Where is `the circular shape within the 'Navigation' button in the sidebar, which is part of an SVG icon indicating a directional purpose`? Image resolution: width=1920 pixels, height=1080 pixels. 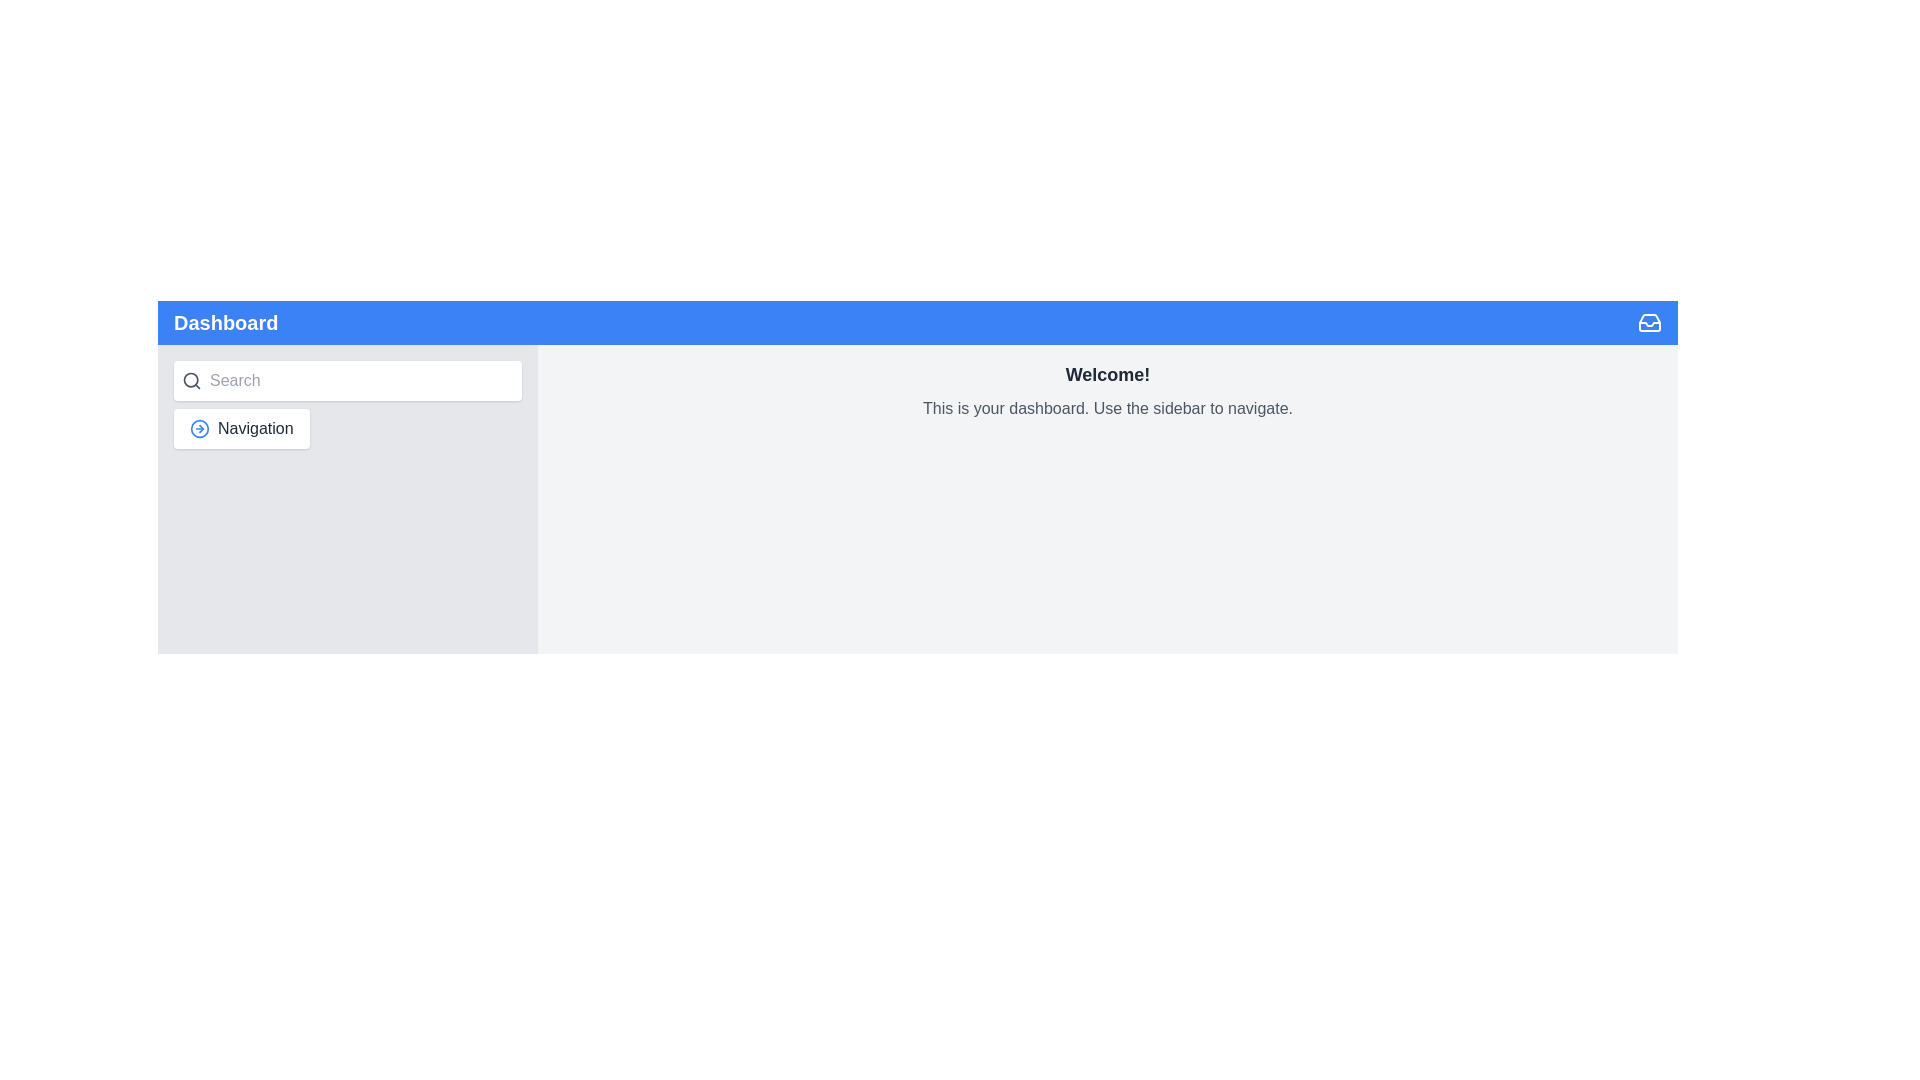 the circular shape within the 'Navigation' button in the sidebar, which is part of an SVG icon indicating a directional purpose is located at coordinates (200, 427).